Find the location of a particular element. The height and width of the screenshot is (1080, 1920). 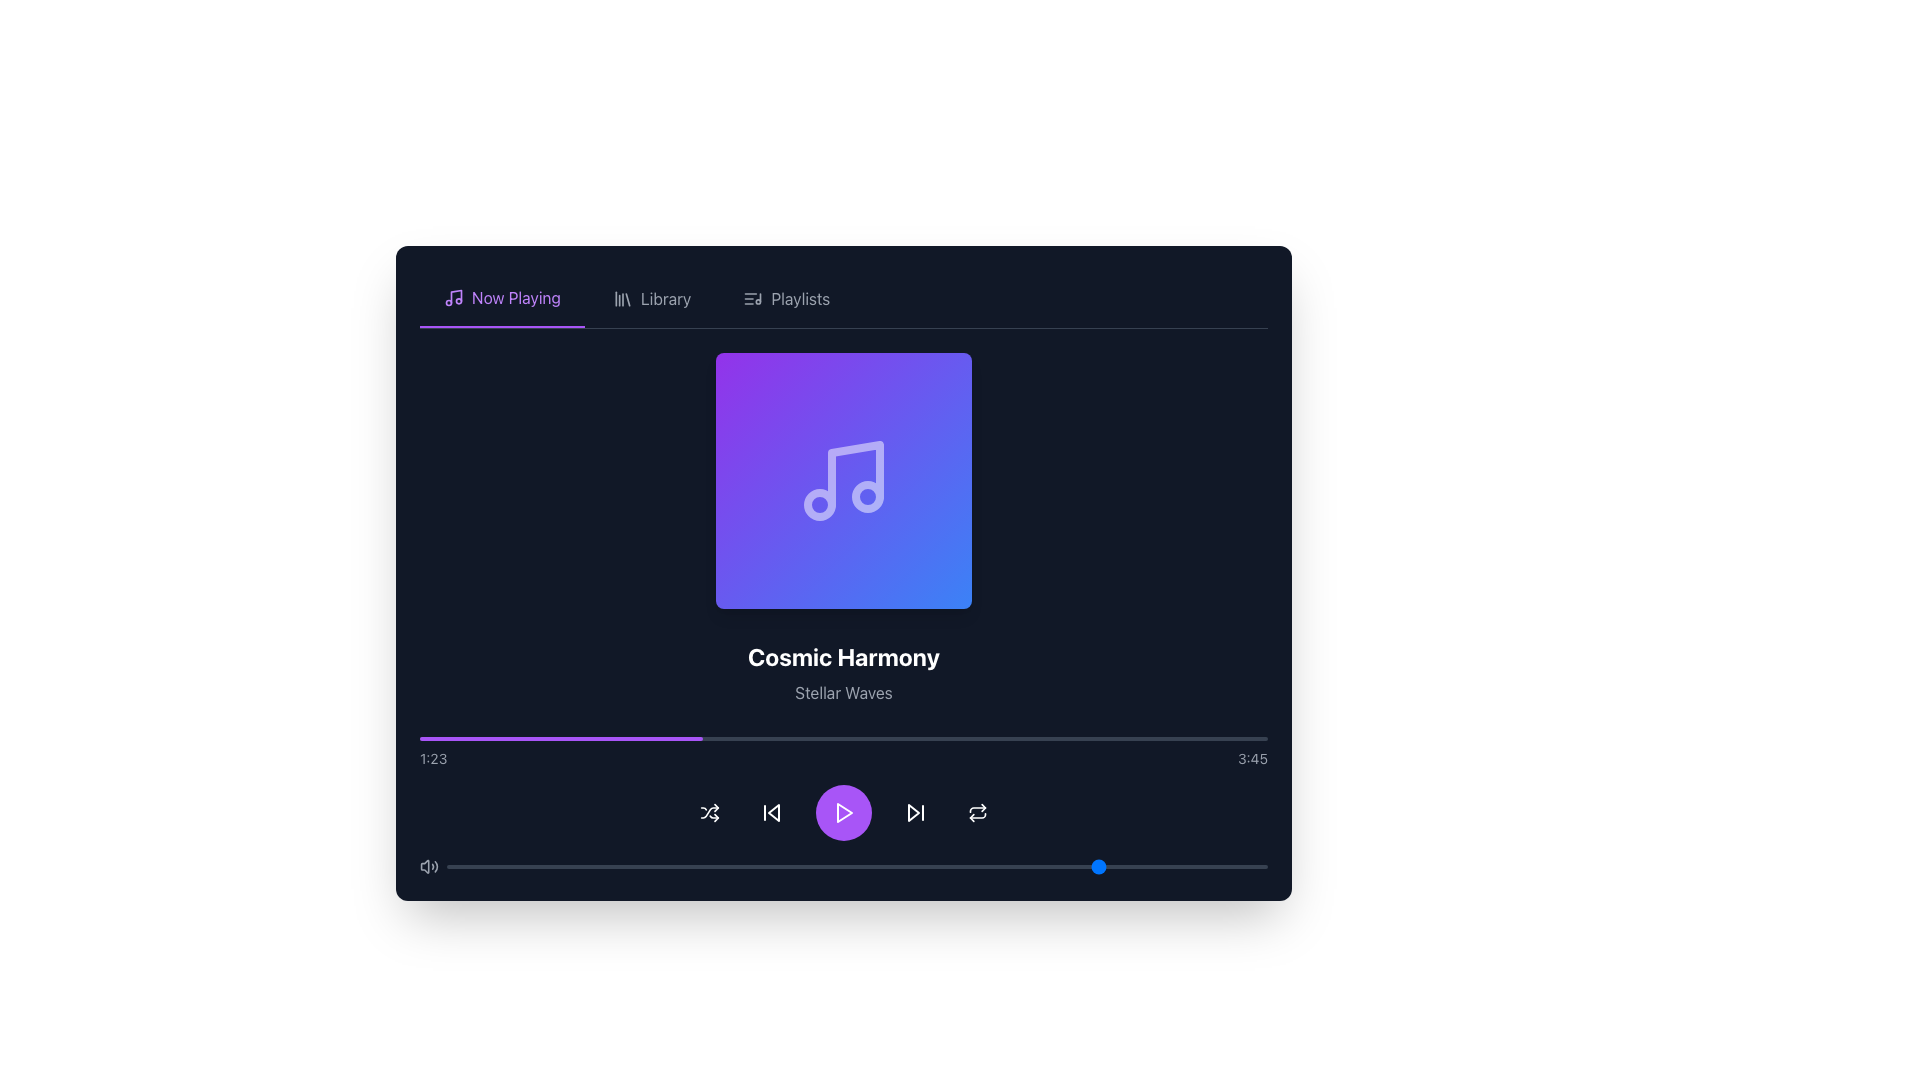

the play/pause button located centrally among the playback controls at the bottom of the interface is located at coordinates (844, 813).